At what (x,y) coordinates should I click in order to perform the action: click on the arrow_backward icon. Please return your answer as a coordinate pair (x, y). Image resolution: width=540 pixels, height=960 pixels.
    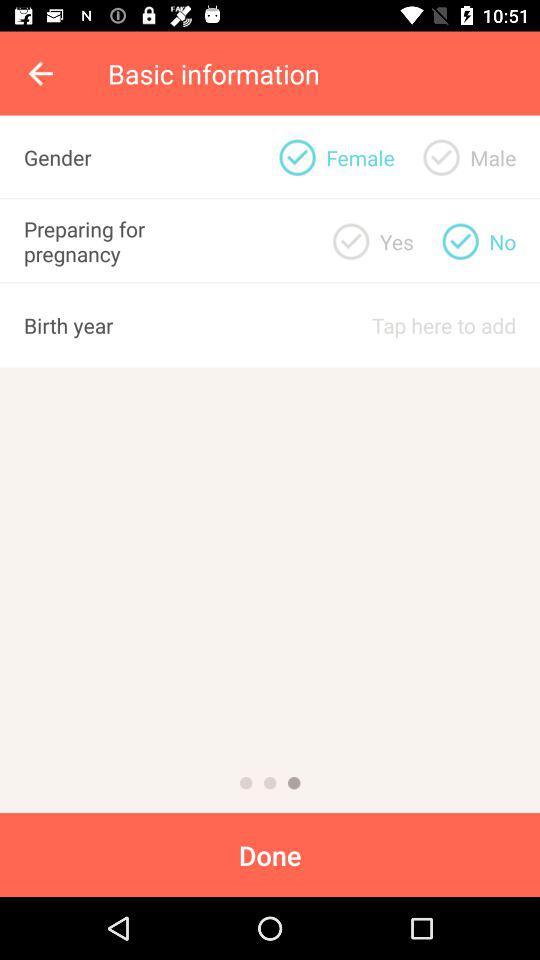
    Looking at the image, I should click on (42, 73).